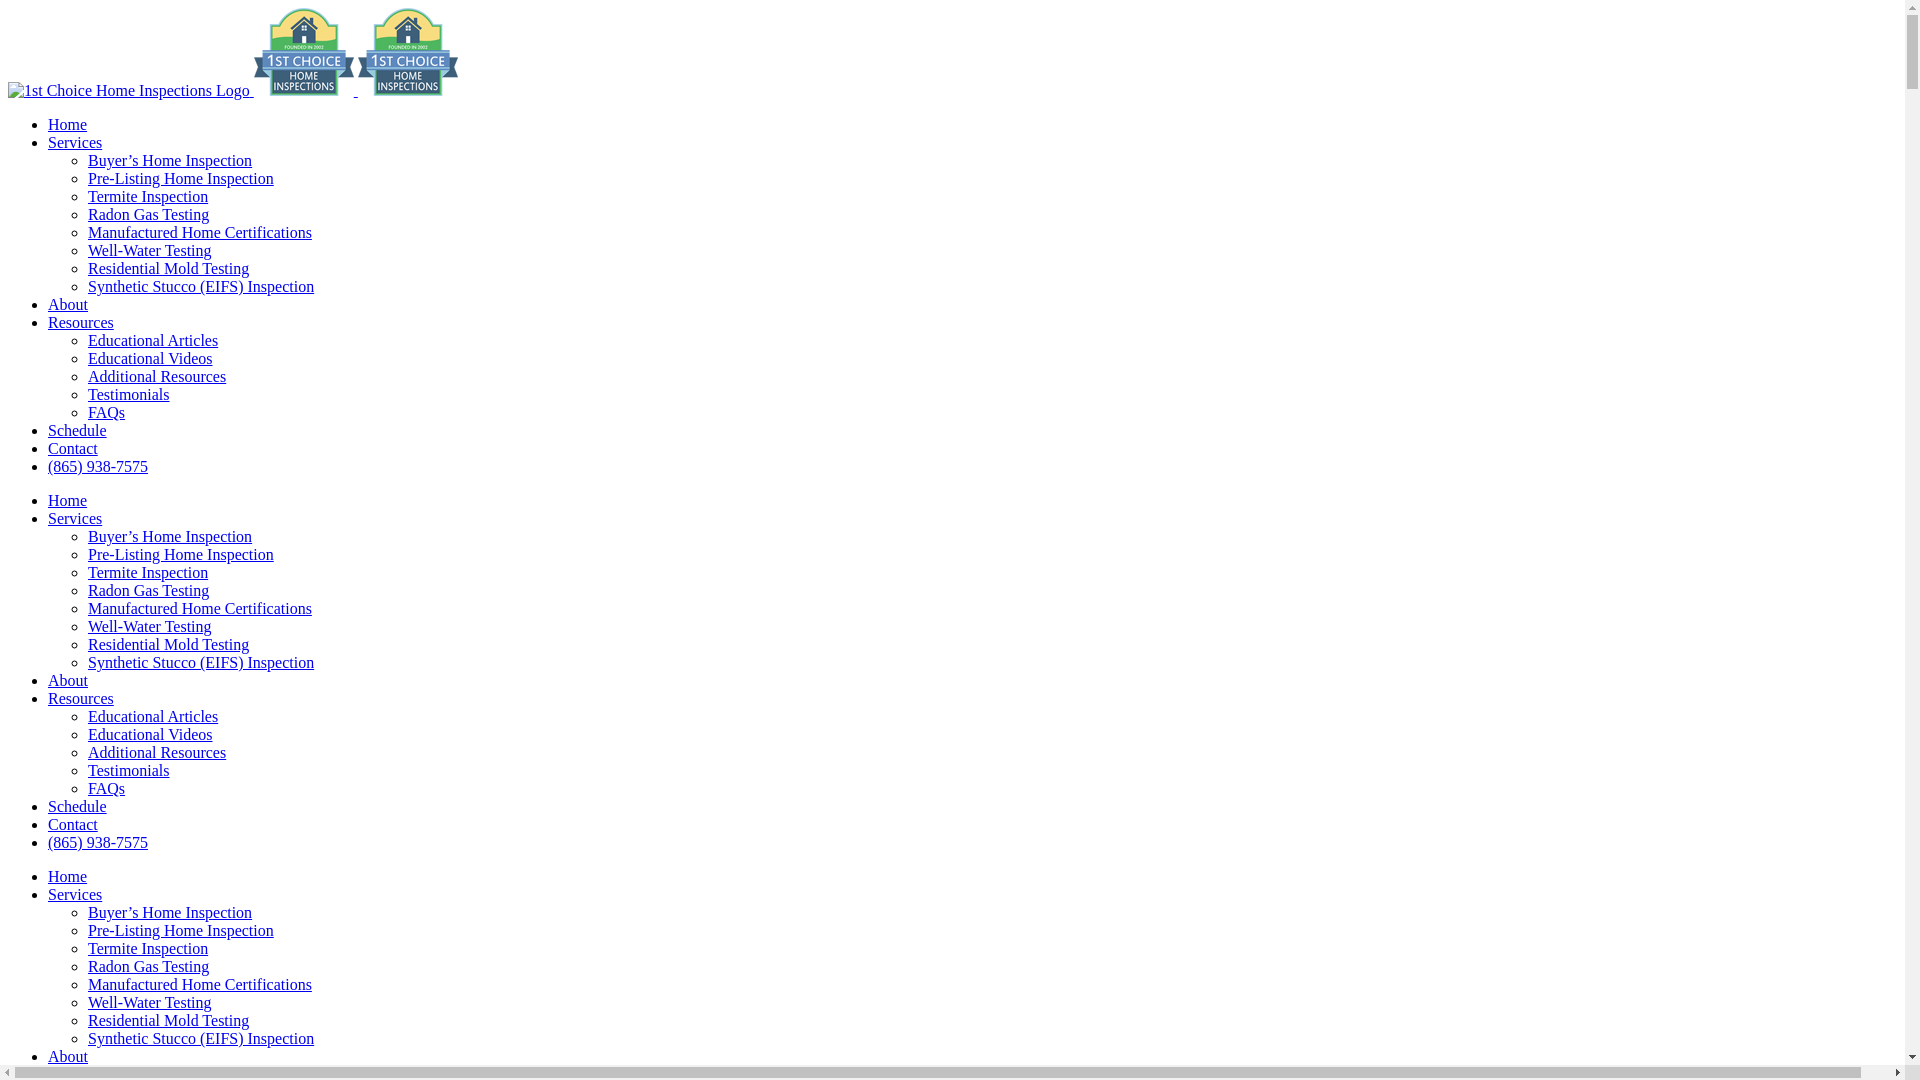  What do you see at coordinates (152, 715) in the screenshot?
I see `'Educational Articles'` at bounding box center [152, 715].